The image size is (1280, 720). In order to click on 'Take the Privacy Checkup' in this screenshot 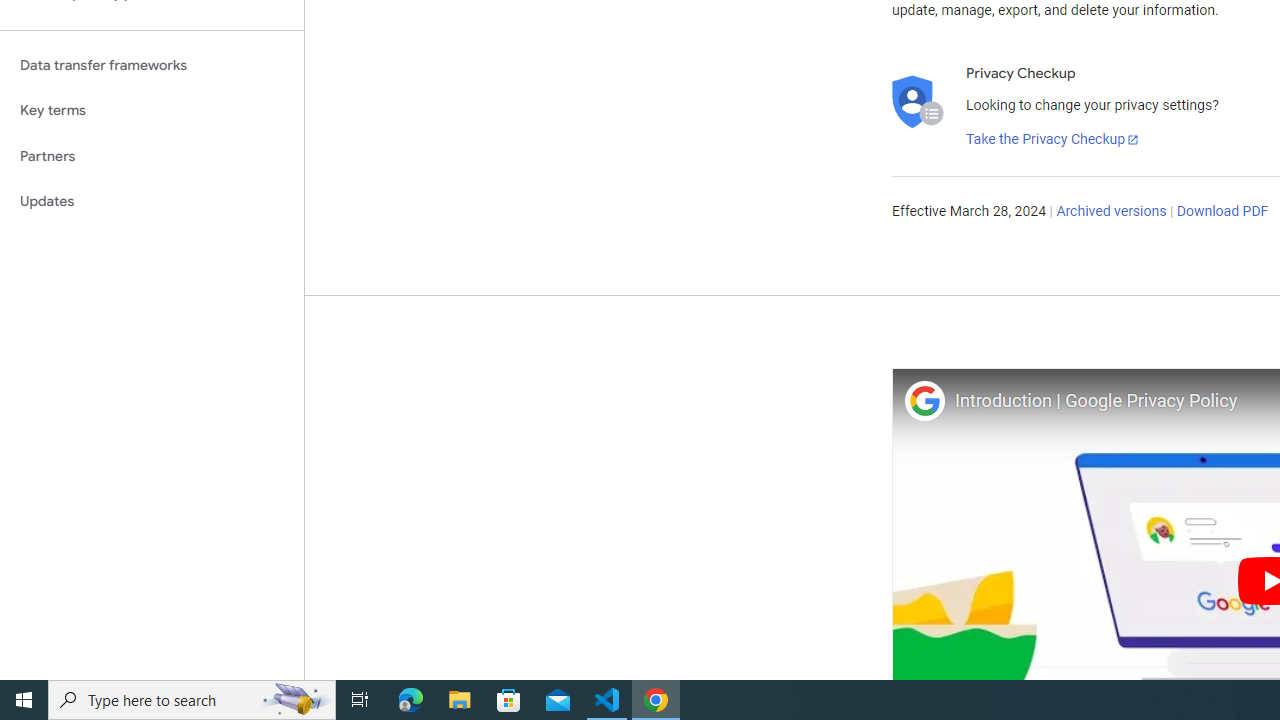, I will do `click(1052, 139)`.